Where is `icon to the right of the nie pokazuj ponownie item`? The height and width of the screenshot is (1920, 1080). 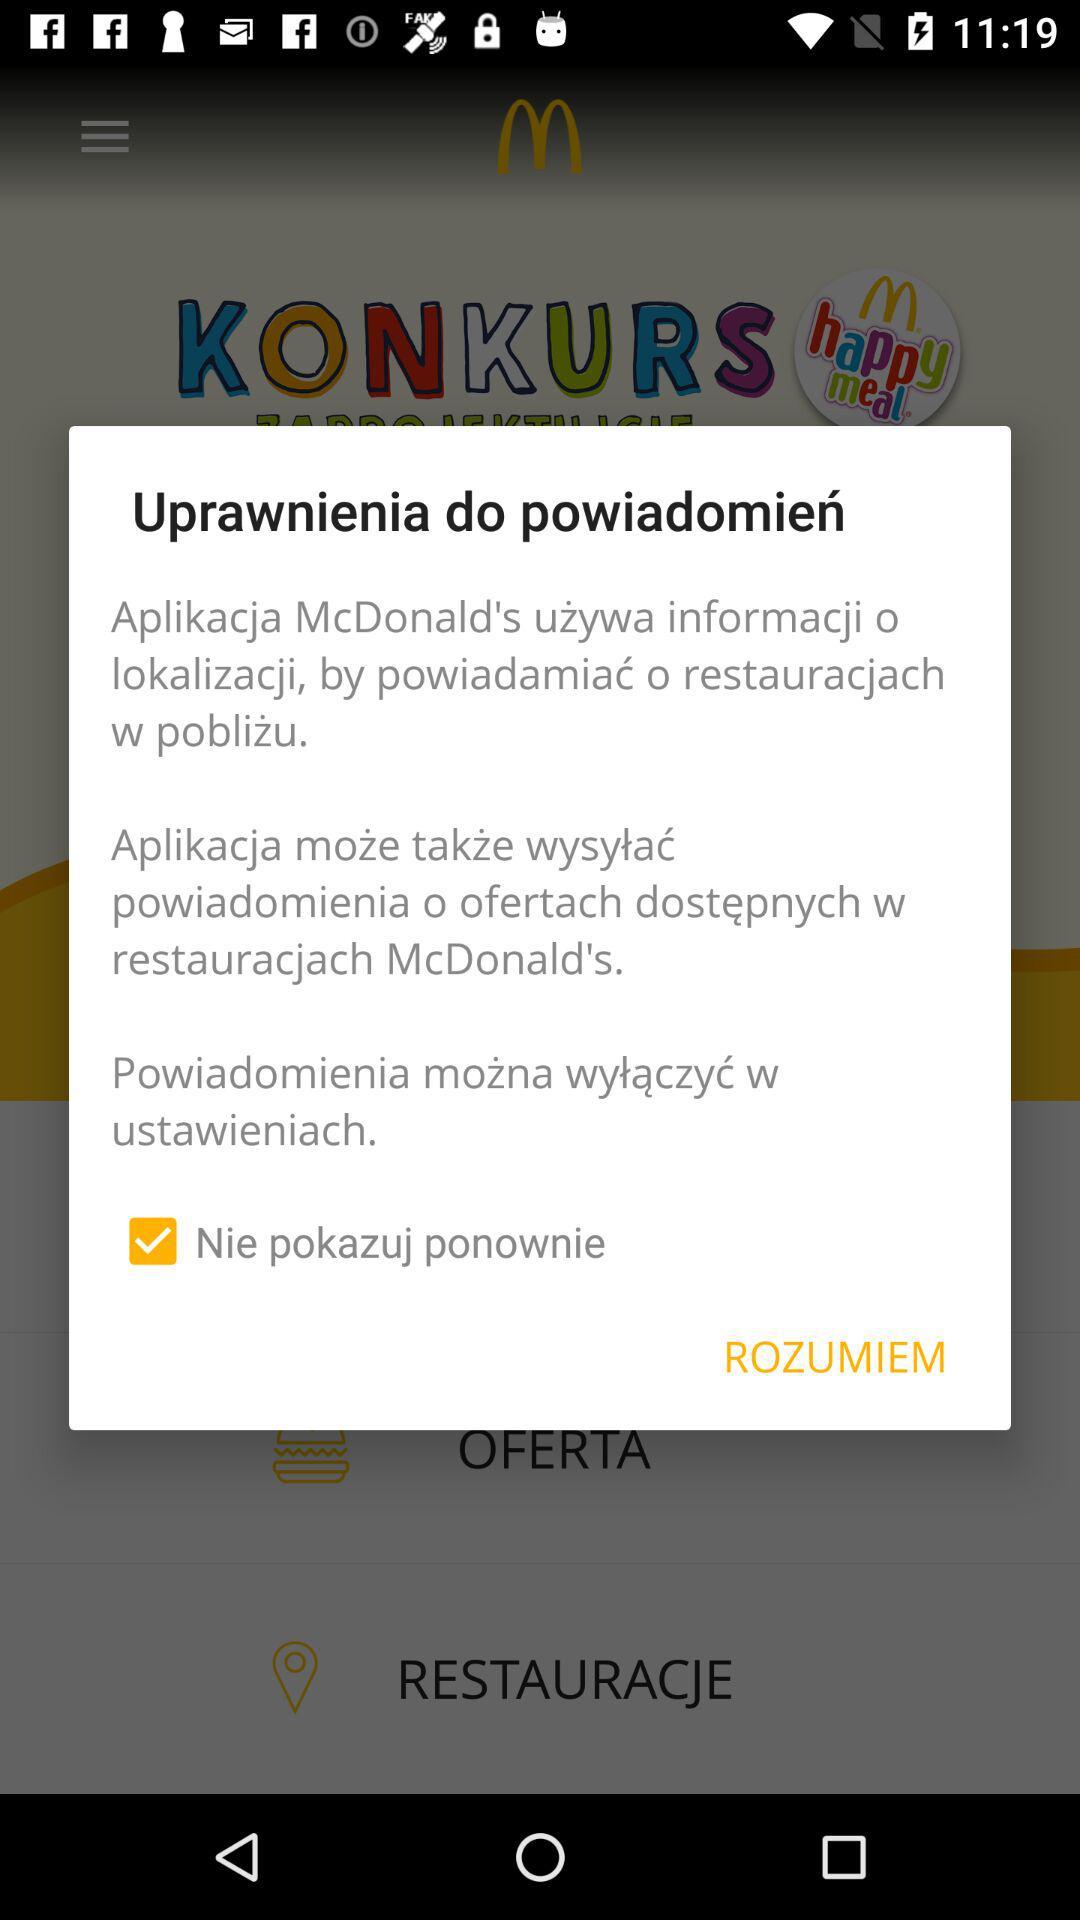 icon to the right of the nie pokazuj ponownie item is located at coordinates (835, 1356).